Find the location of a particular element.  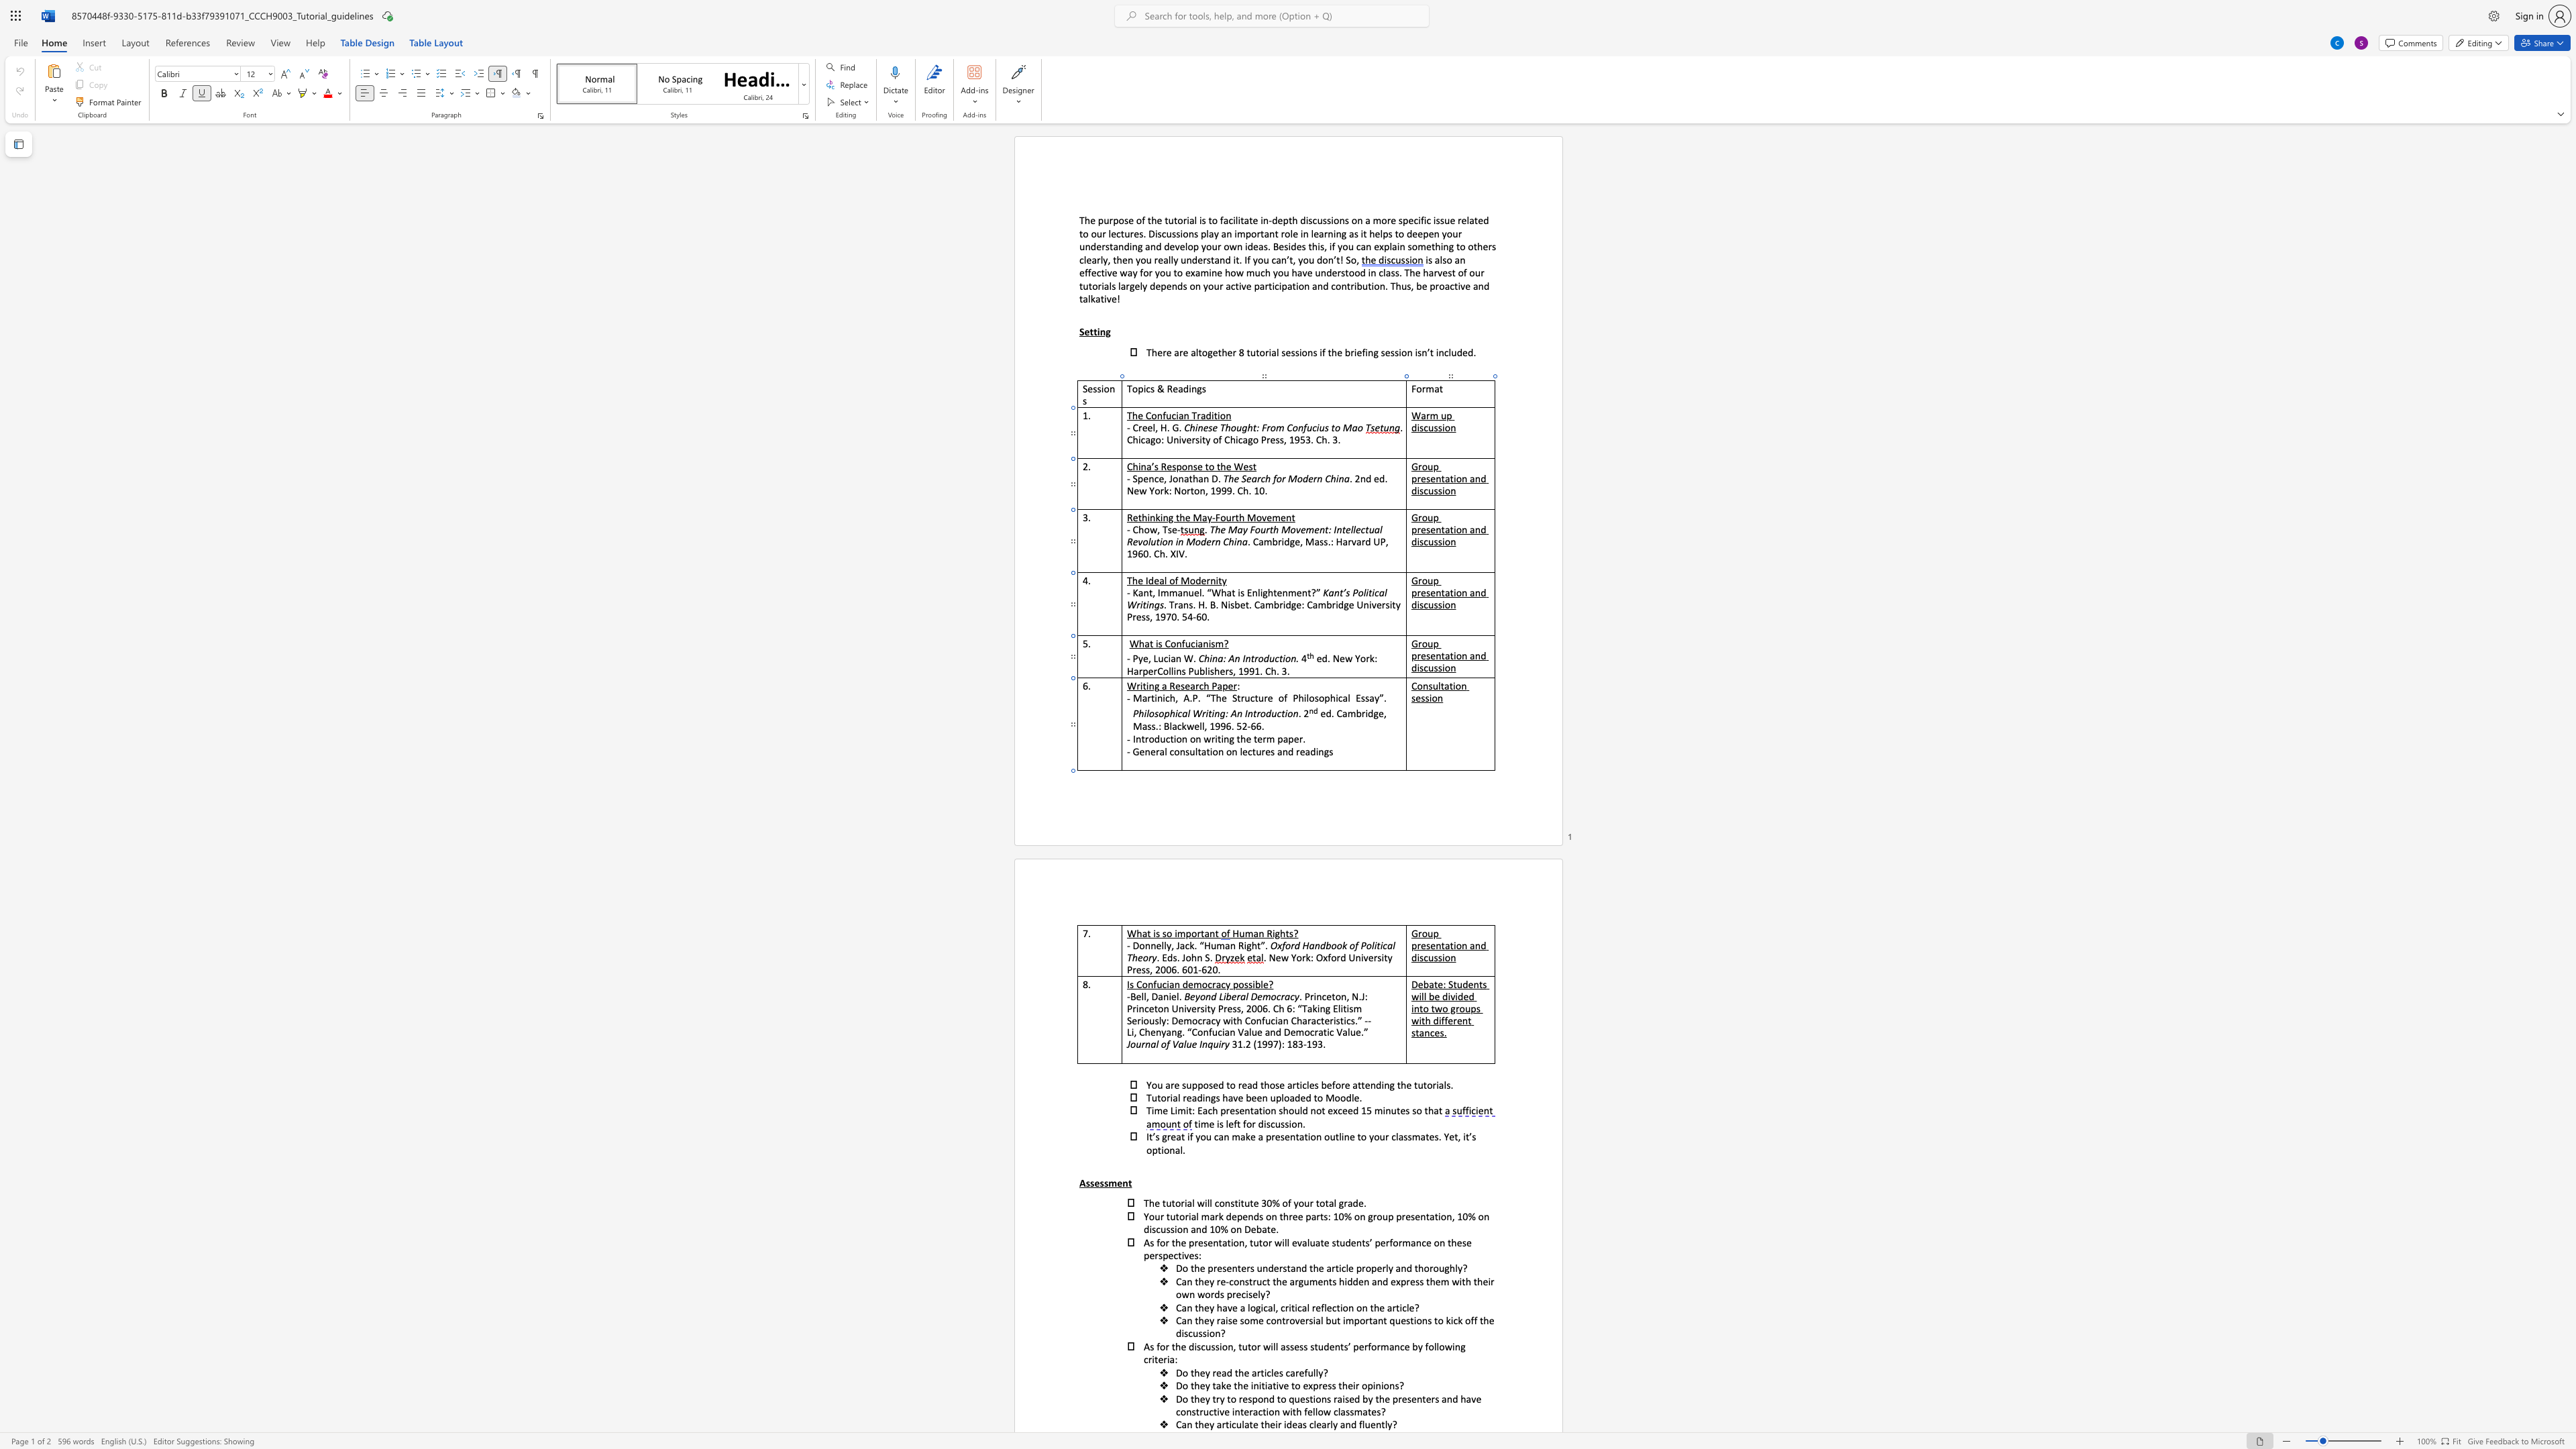

the 2th character "o" in the text is located at coordinates (1215, 751).